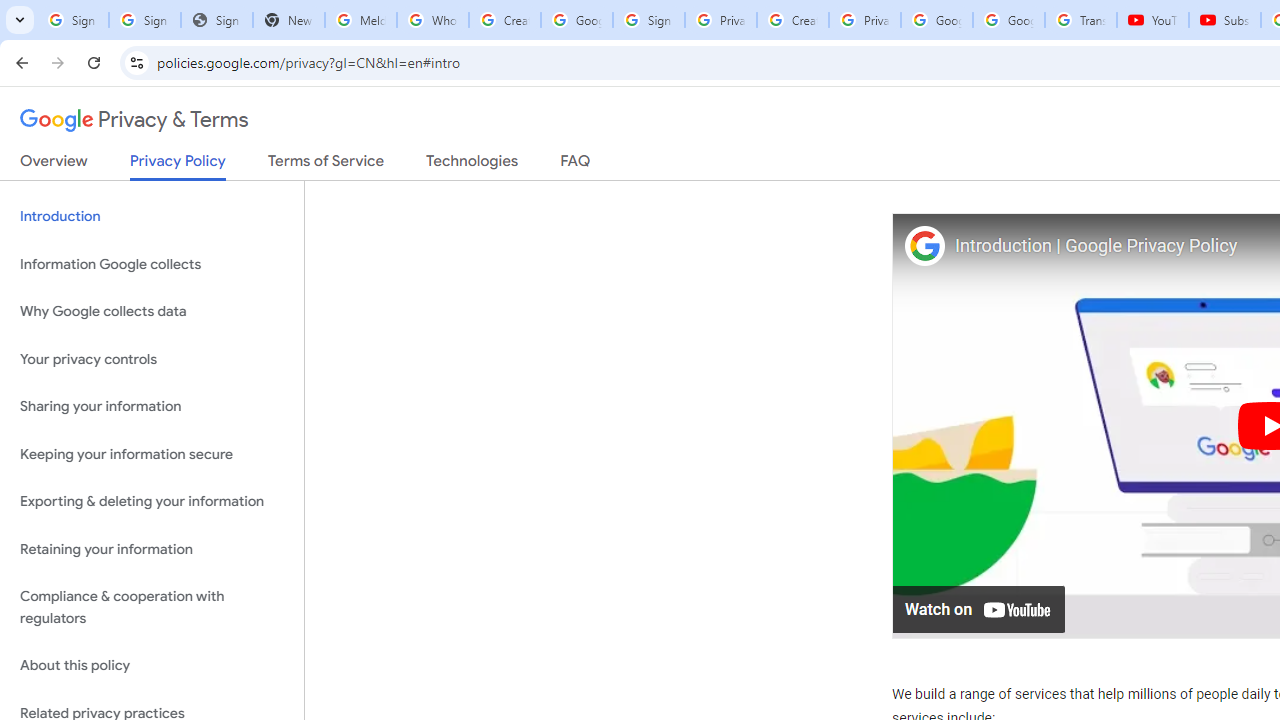 The width and height of the screenshot is (1280, 720). I want to click on 'Why Google collects data', so click(151, 312).